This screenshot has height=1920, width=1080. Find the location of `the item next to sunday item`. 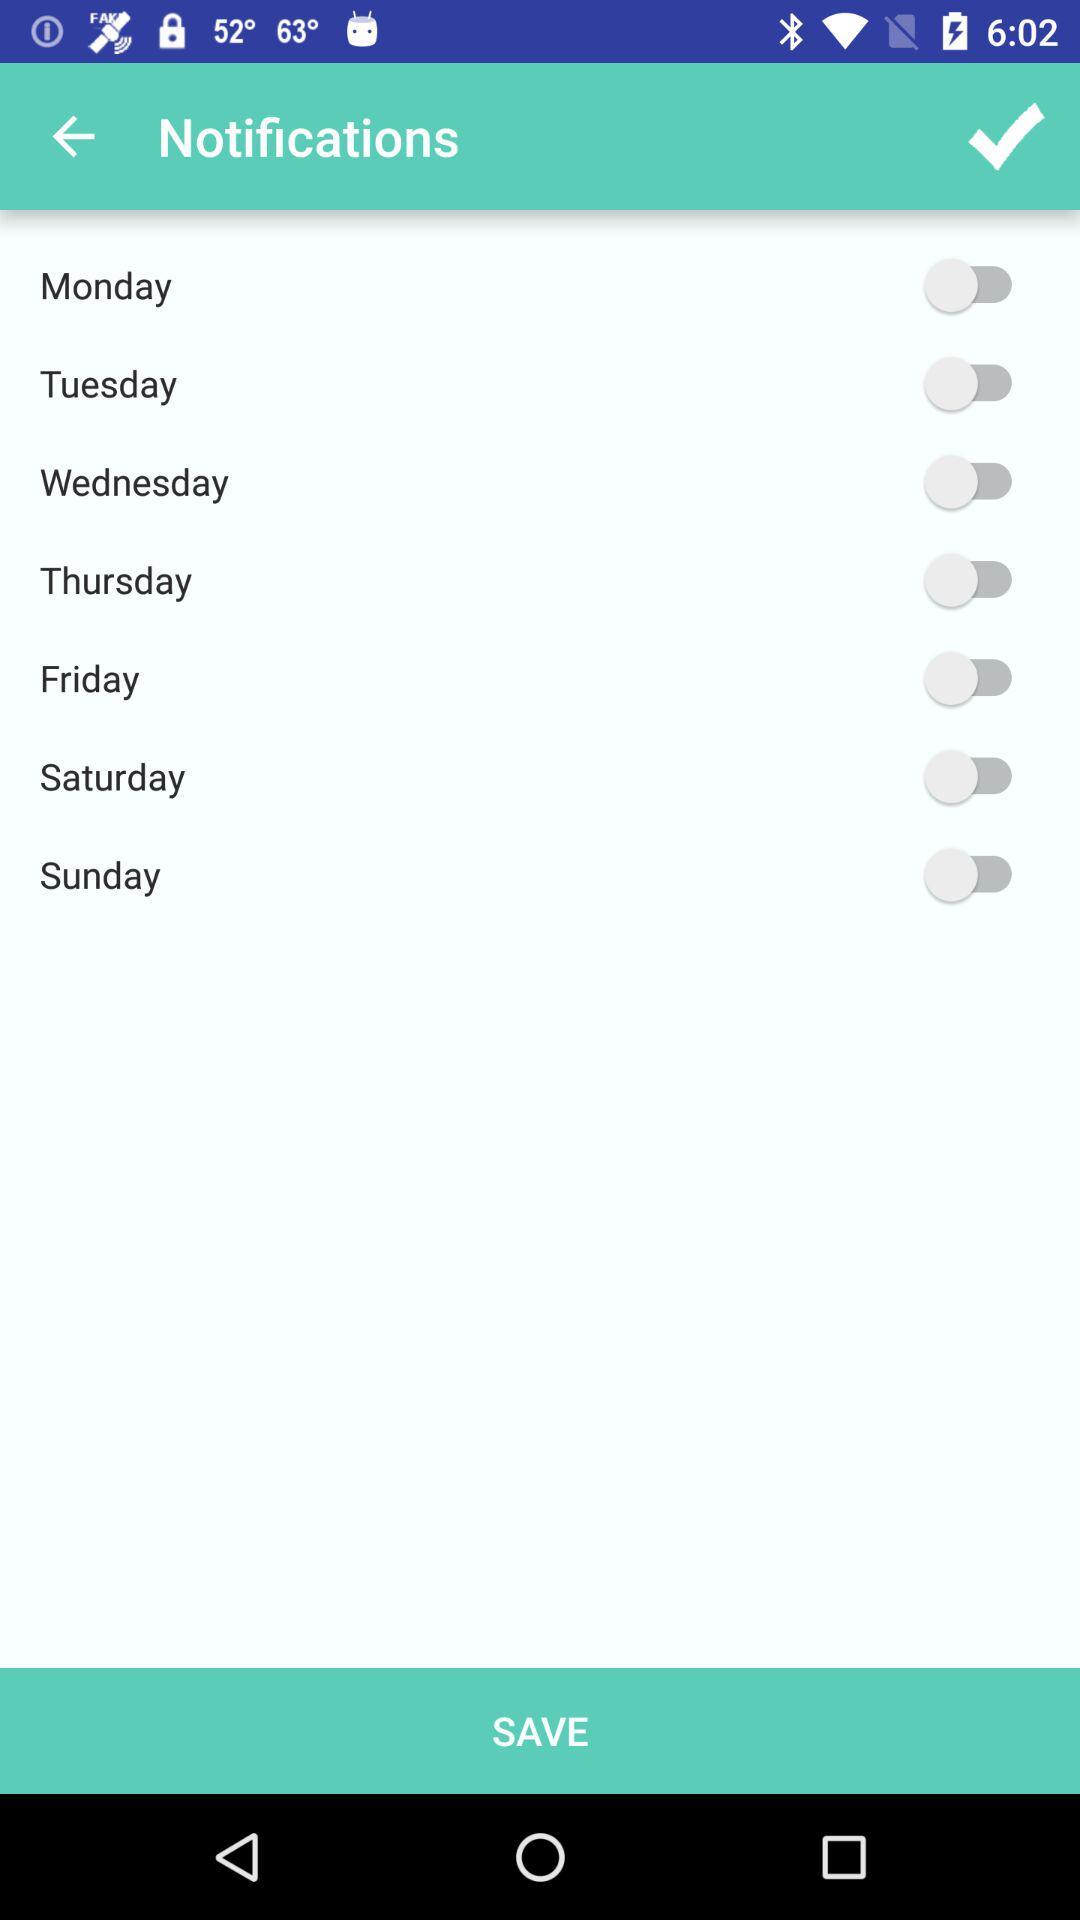

the item next to sunday item is located at coordinates (872, 874).